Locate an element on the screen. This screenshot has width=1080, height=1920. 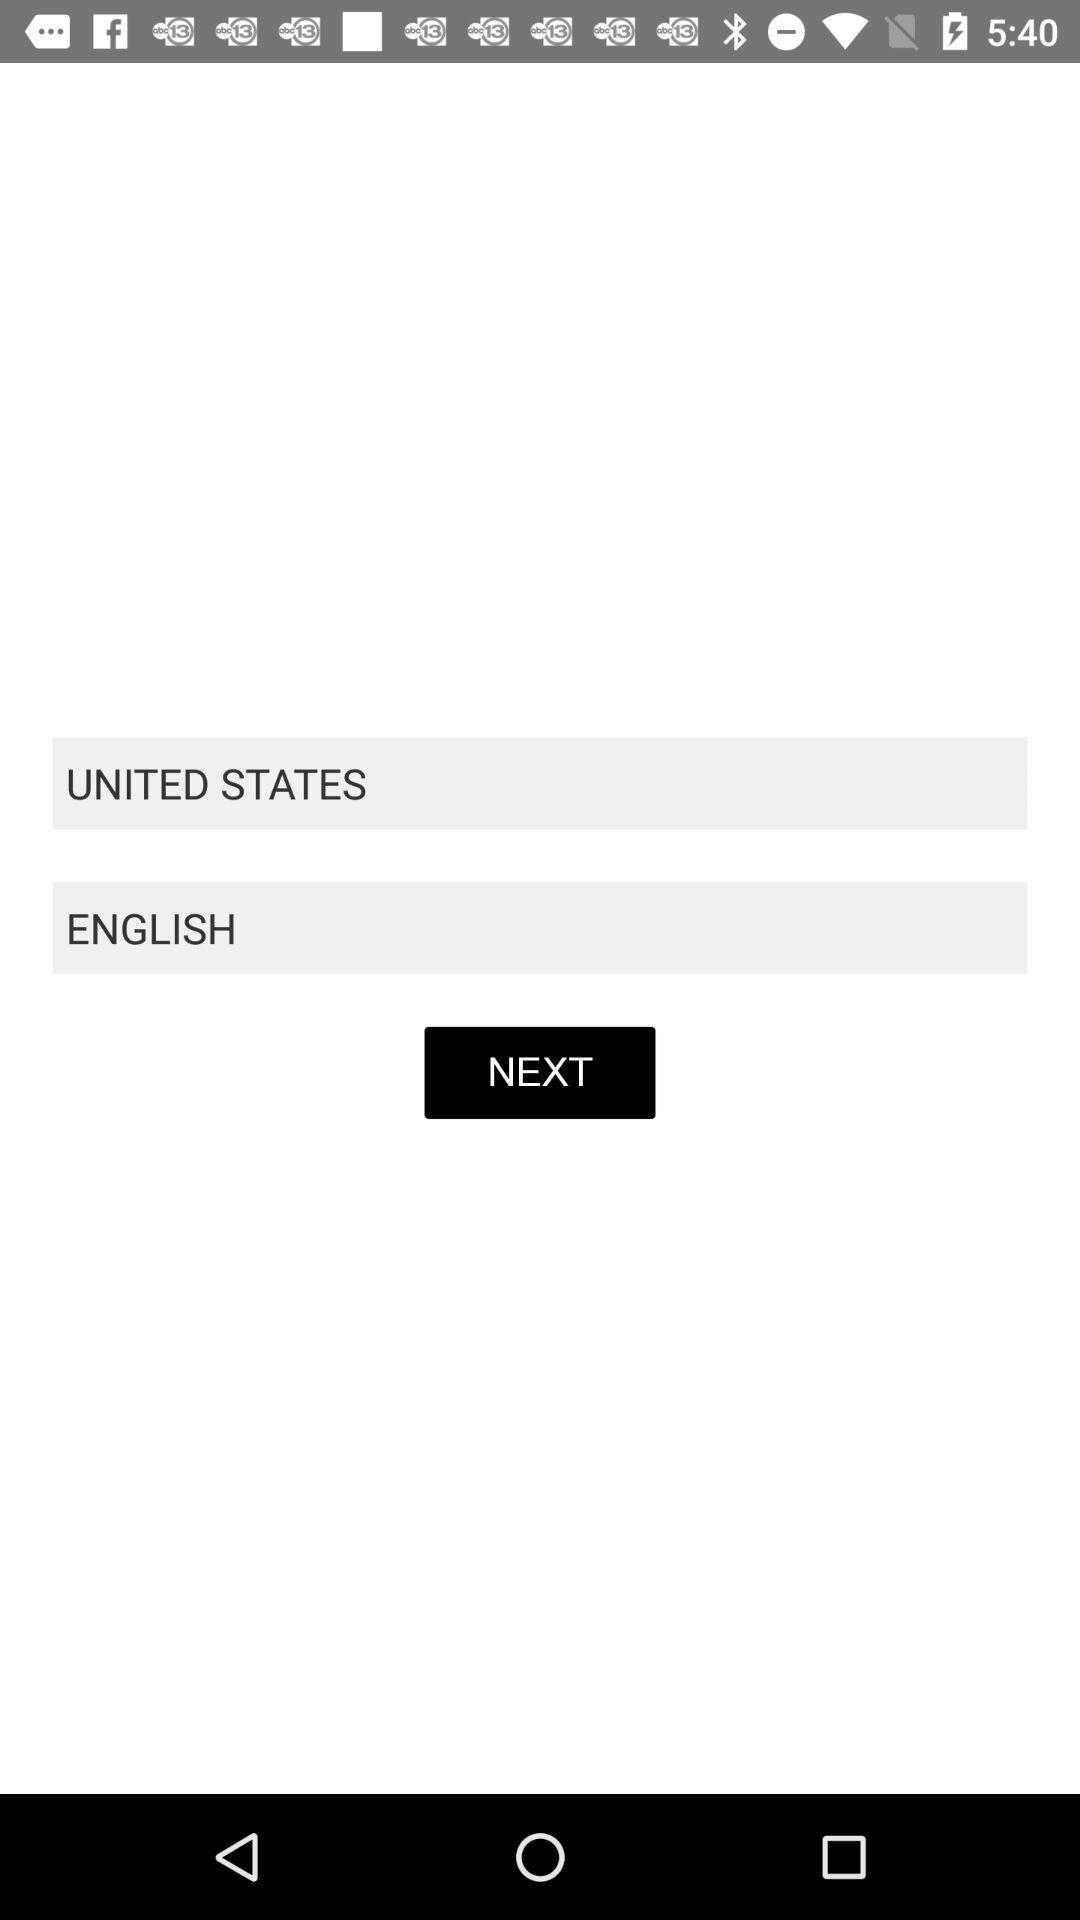
the united states item is located at coordinates (540, 782).